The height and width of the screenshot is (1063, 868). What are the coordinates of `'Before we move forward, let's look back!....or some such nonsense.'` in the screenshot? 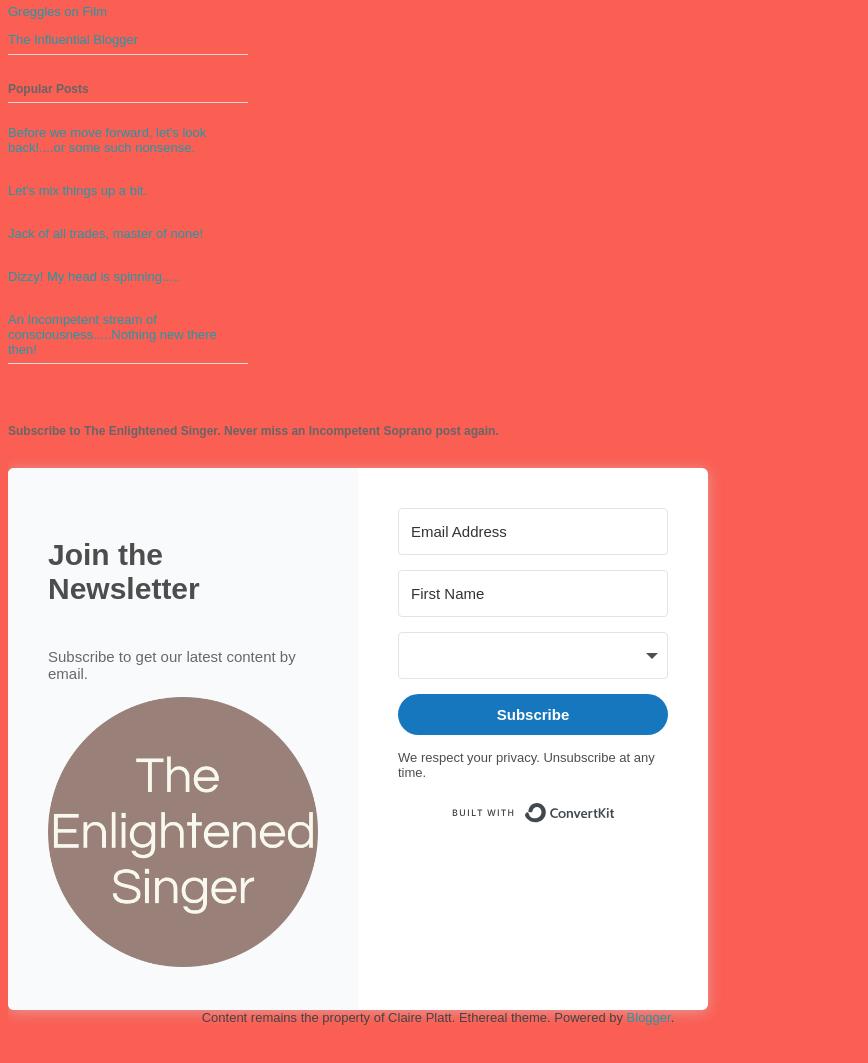 It's located at (7, 139).